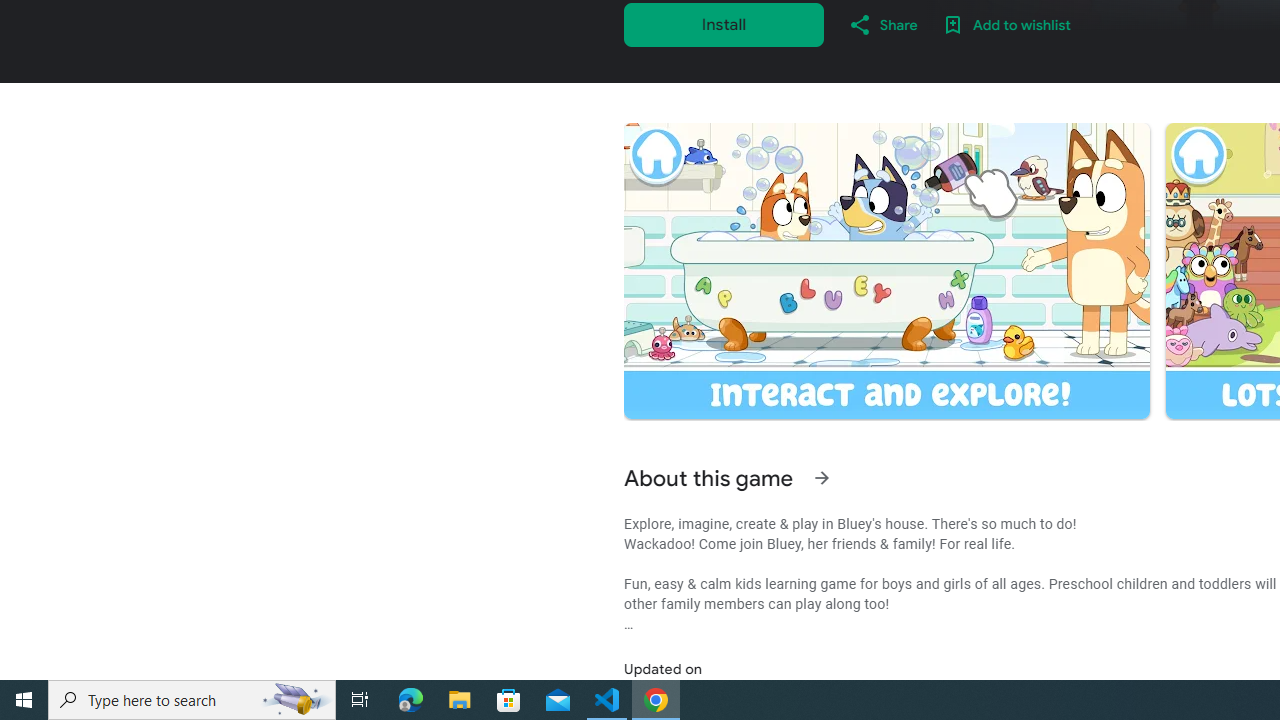  What do you see at coordinates (722, 24) in the screenshot?
I see `'Install'` at bounding box center [722, 24].